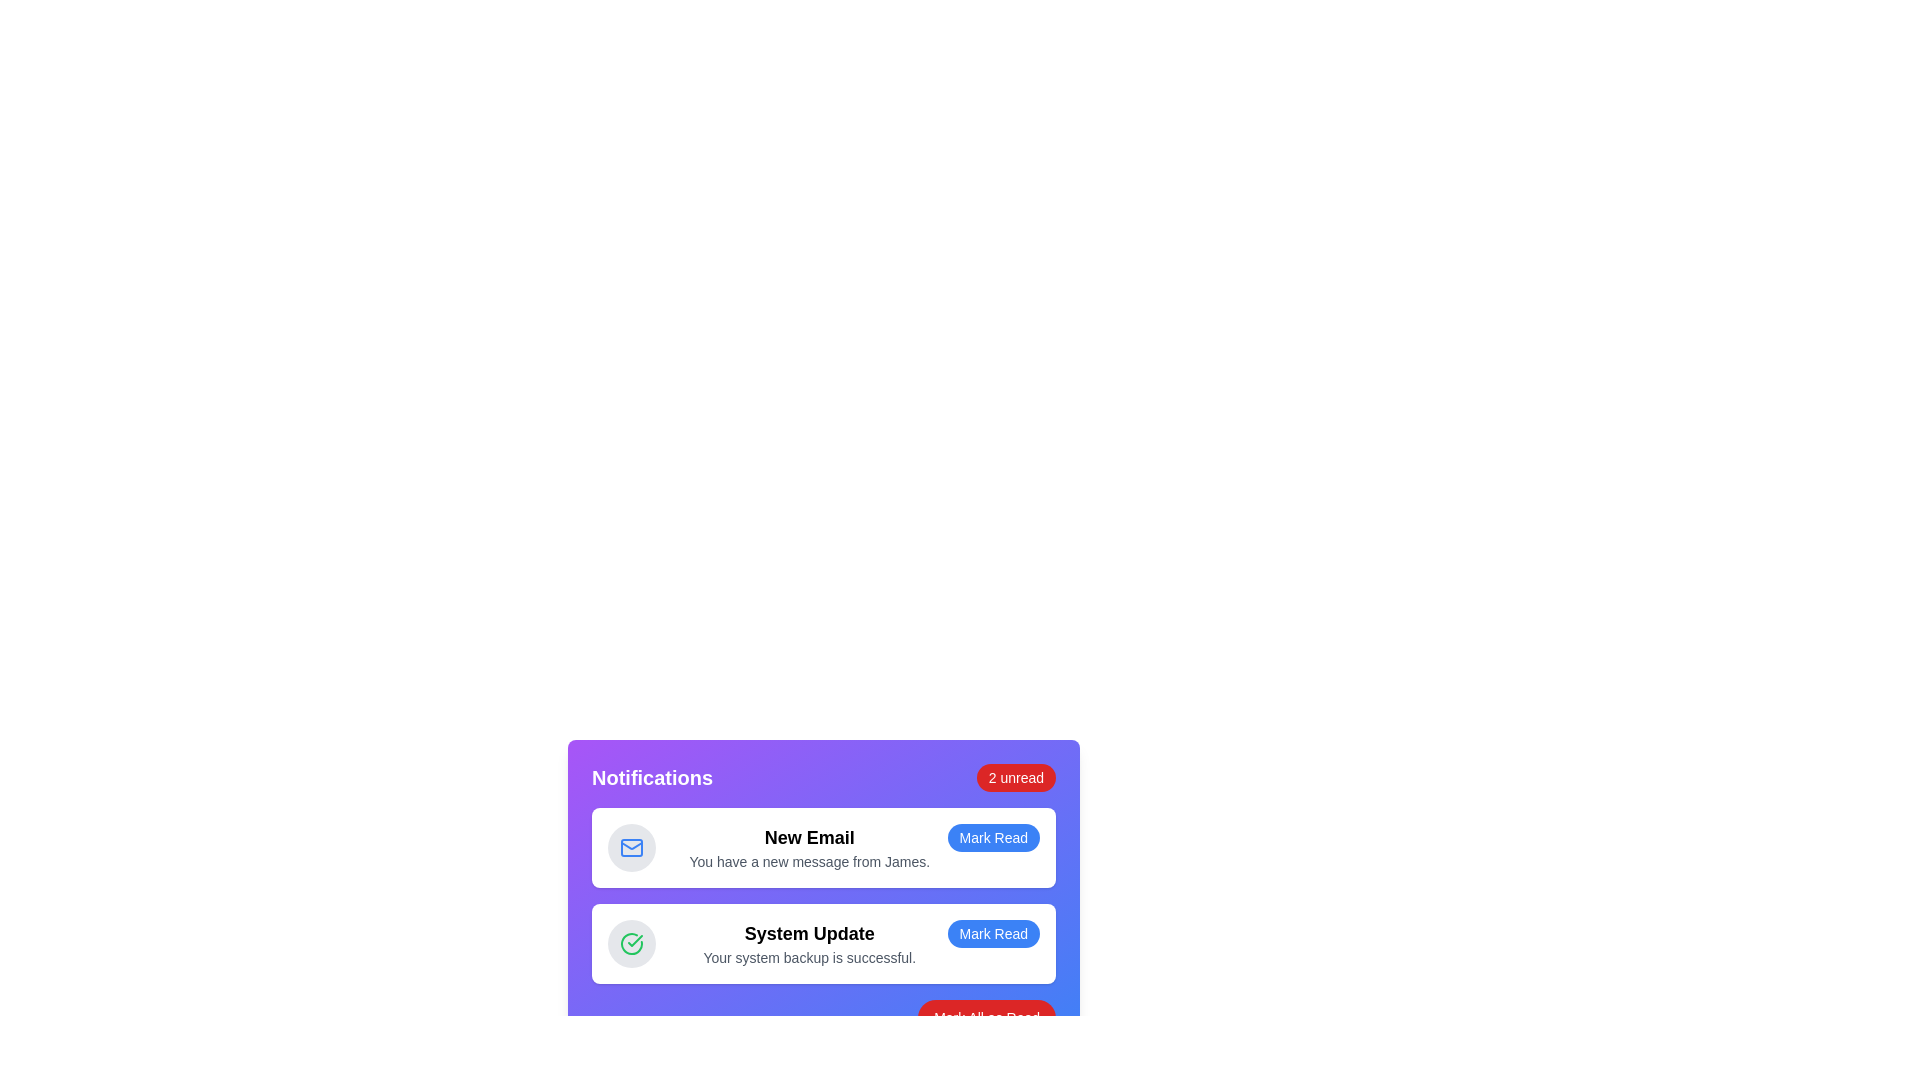 This screenshot has height=1080, width=1920. Describe the element at coordinates (824, 944) in the screenshot. I see `the second notification block that informs the user about the system's successful backup` at that location.